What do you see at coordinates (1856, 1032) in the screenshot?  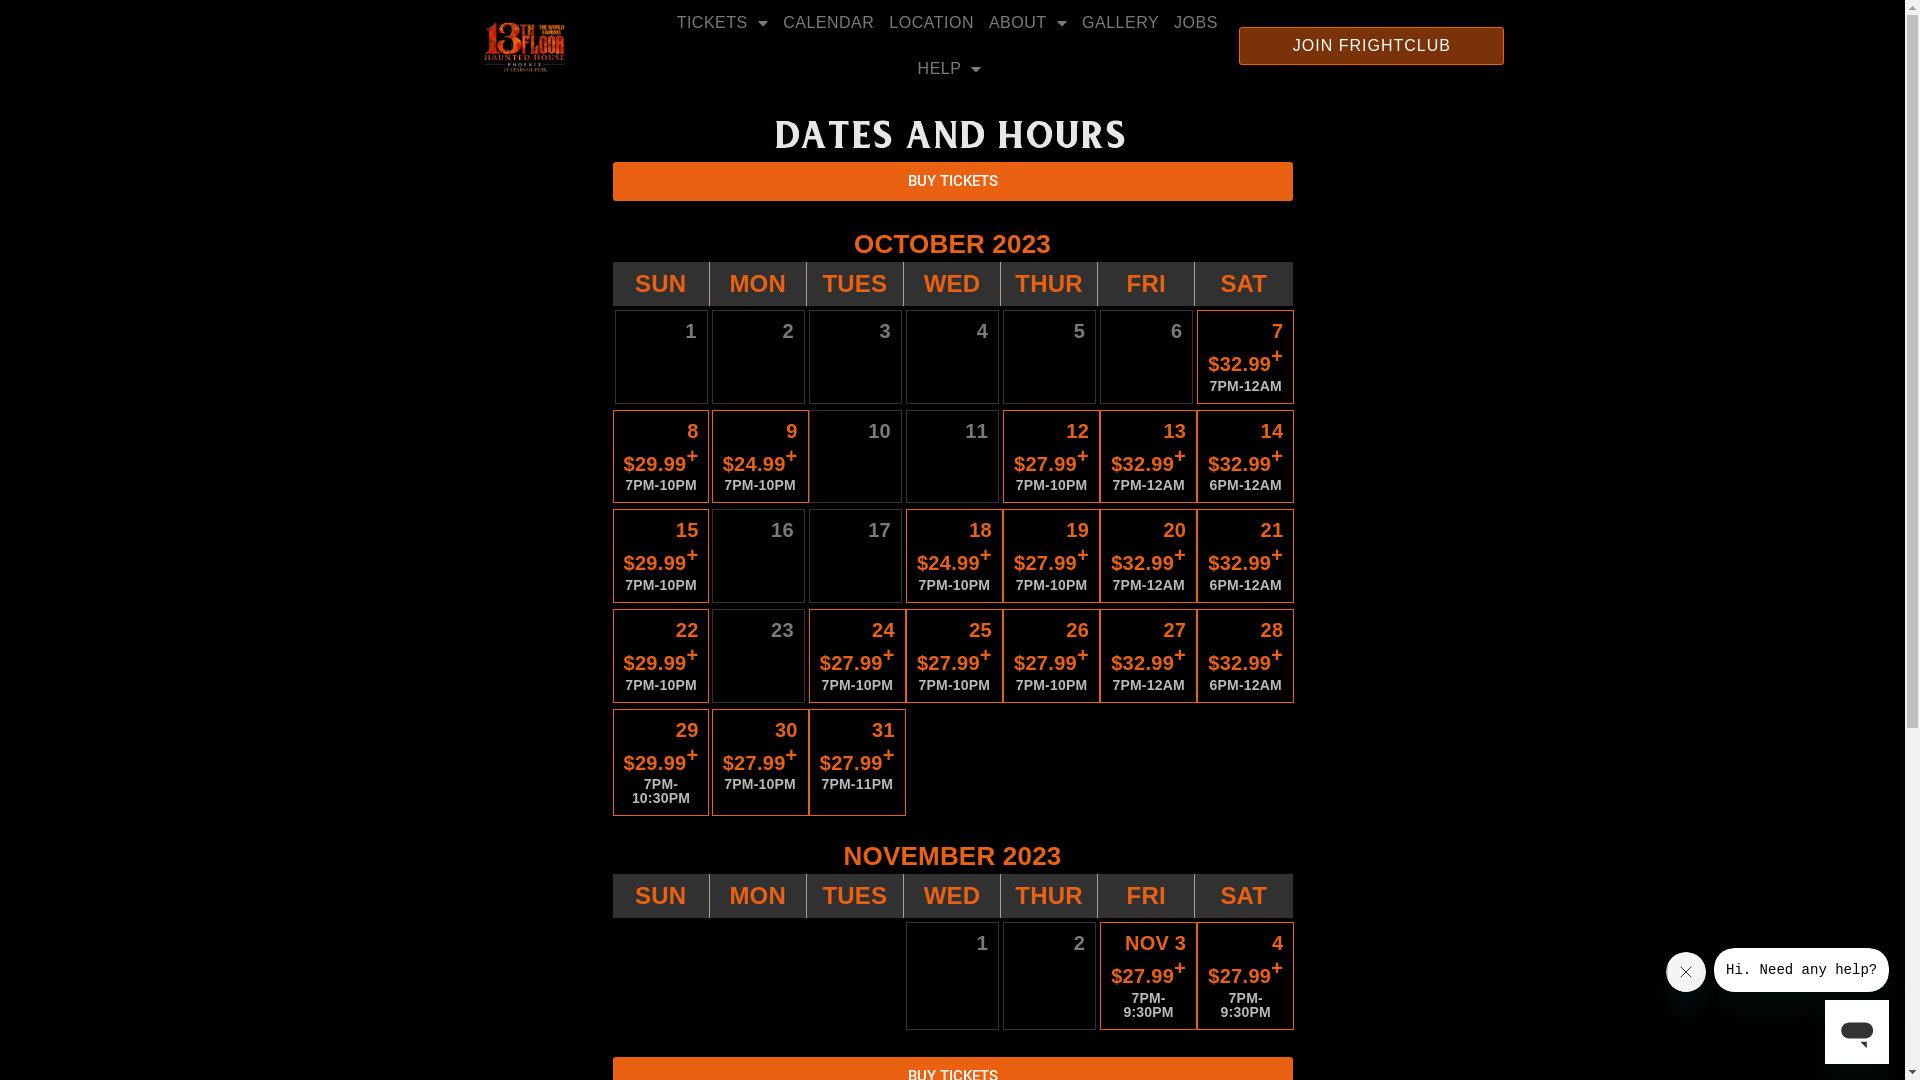 I see `'Button to launch messaging window'` at bounding box center [1856, 1032].